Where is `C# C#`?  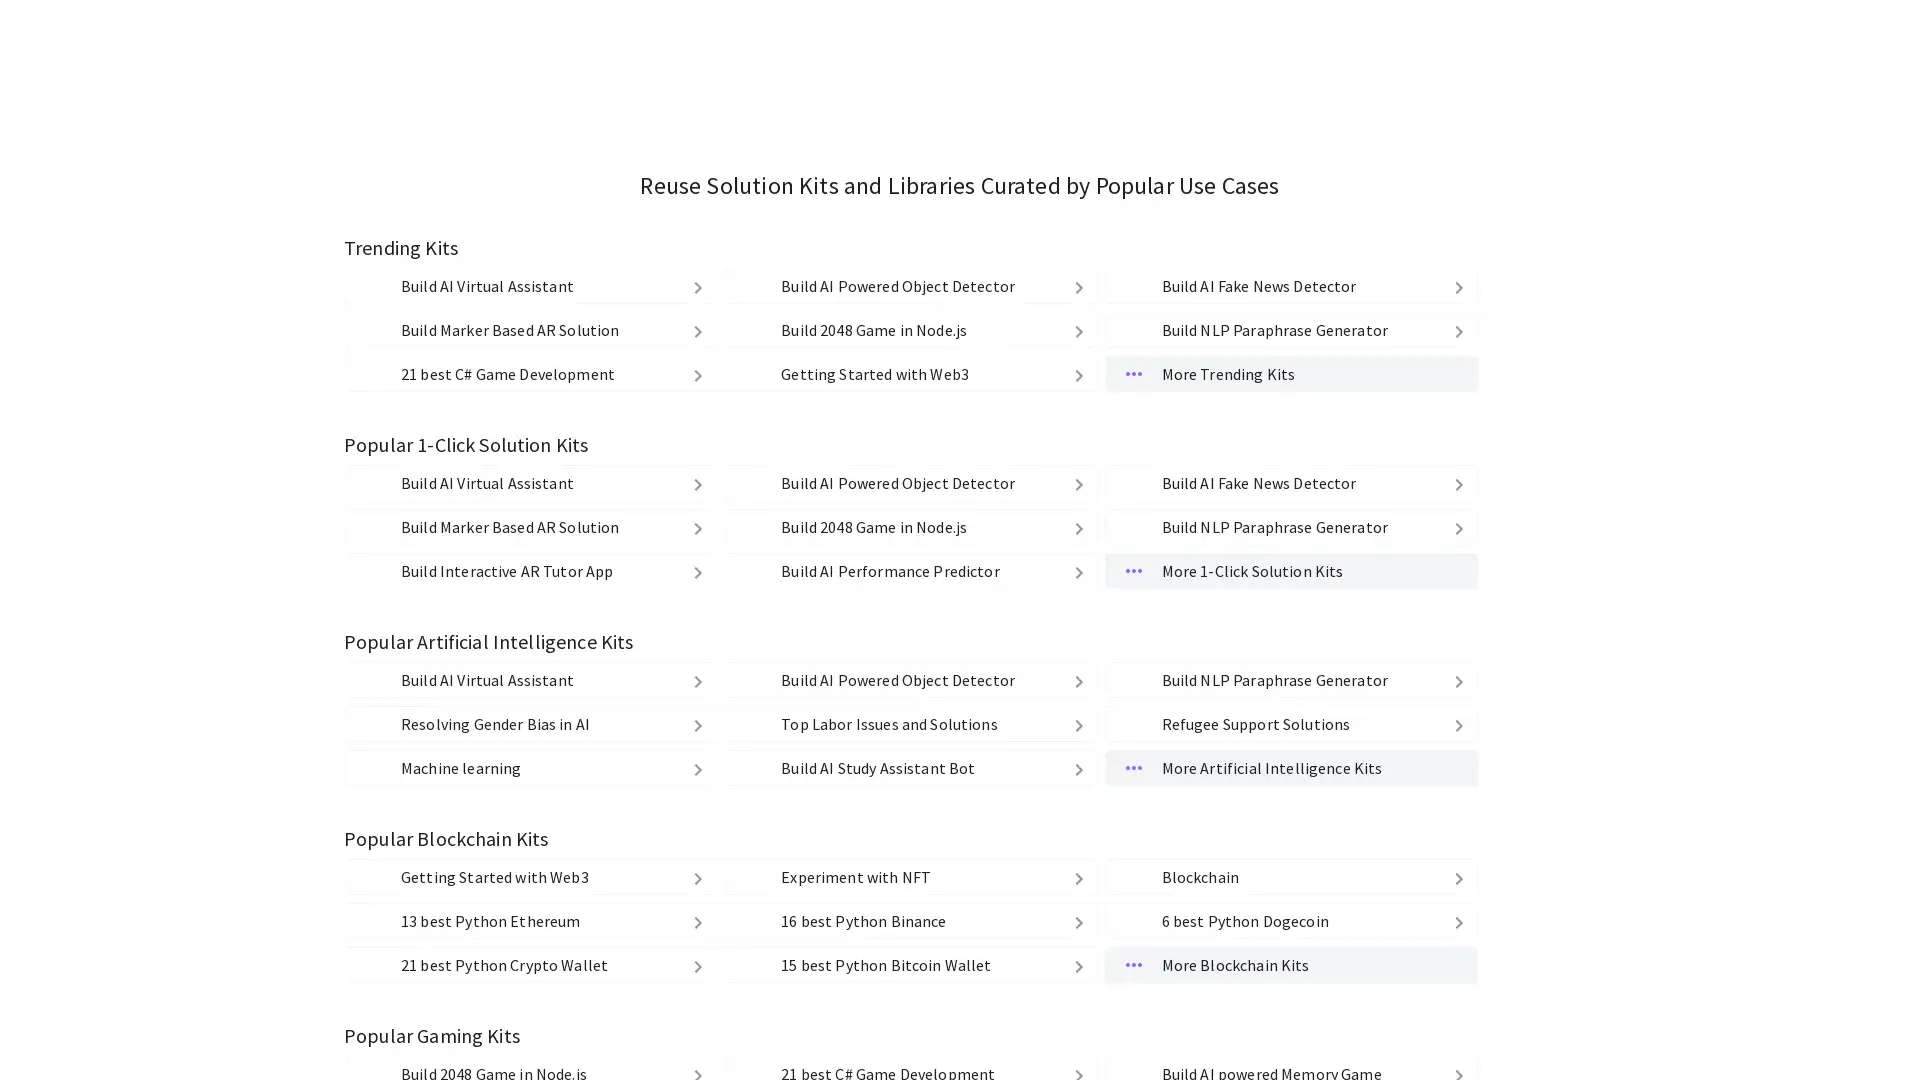
C# C# is located at coordinates (880, 501).